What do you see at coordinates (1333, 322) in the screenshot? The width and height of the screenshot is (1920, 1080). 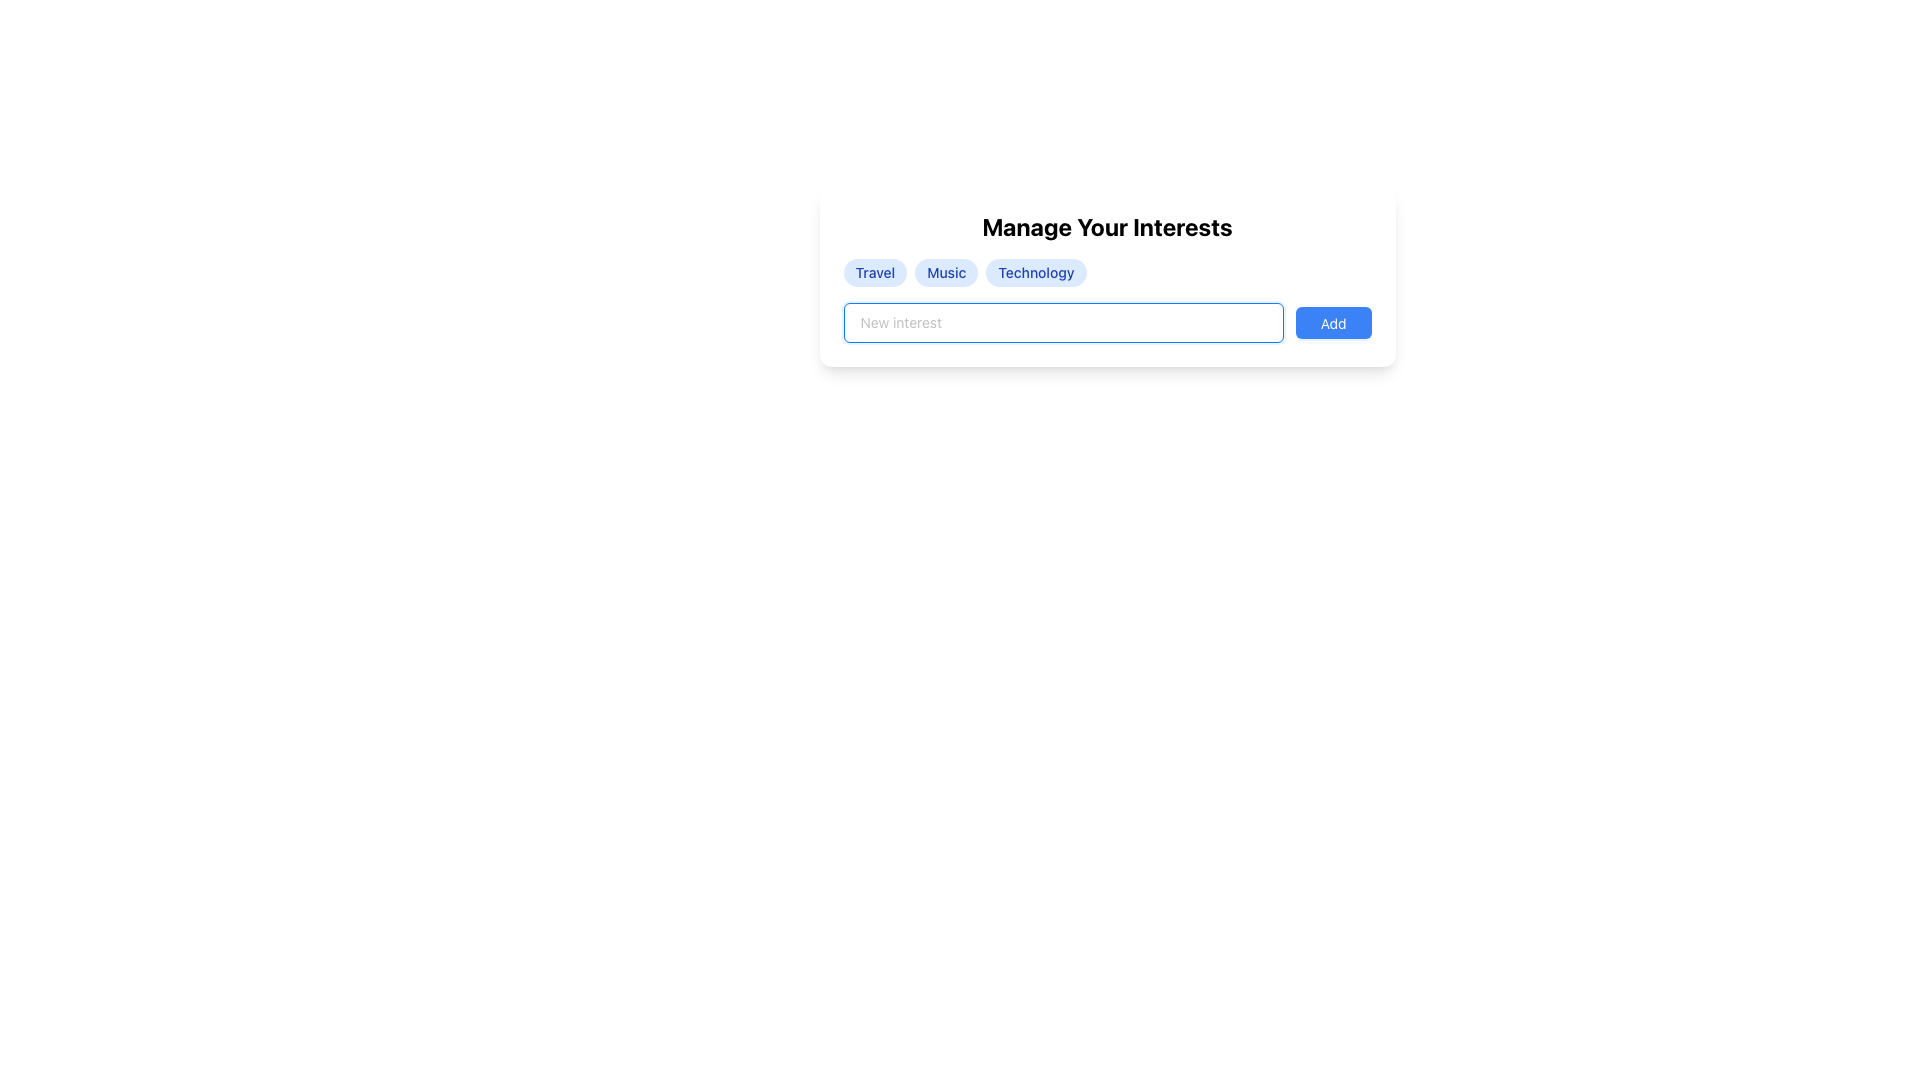 I see `the 'Add' button, which is a blue rectangular button with white text` at bounding box center [1333, 322].